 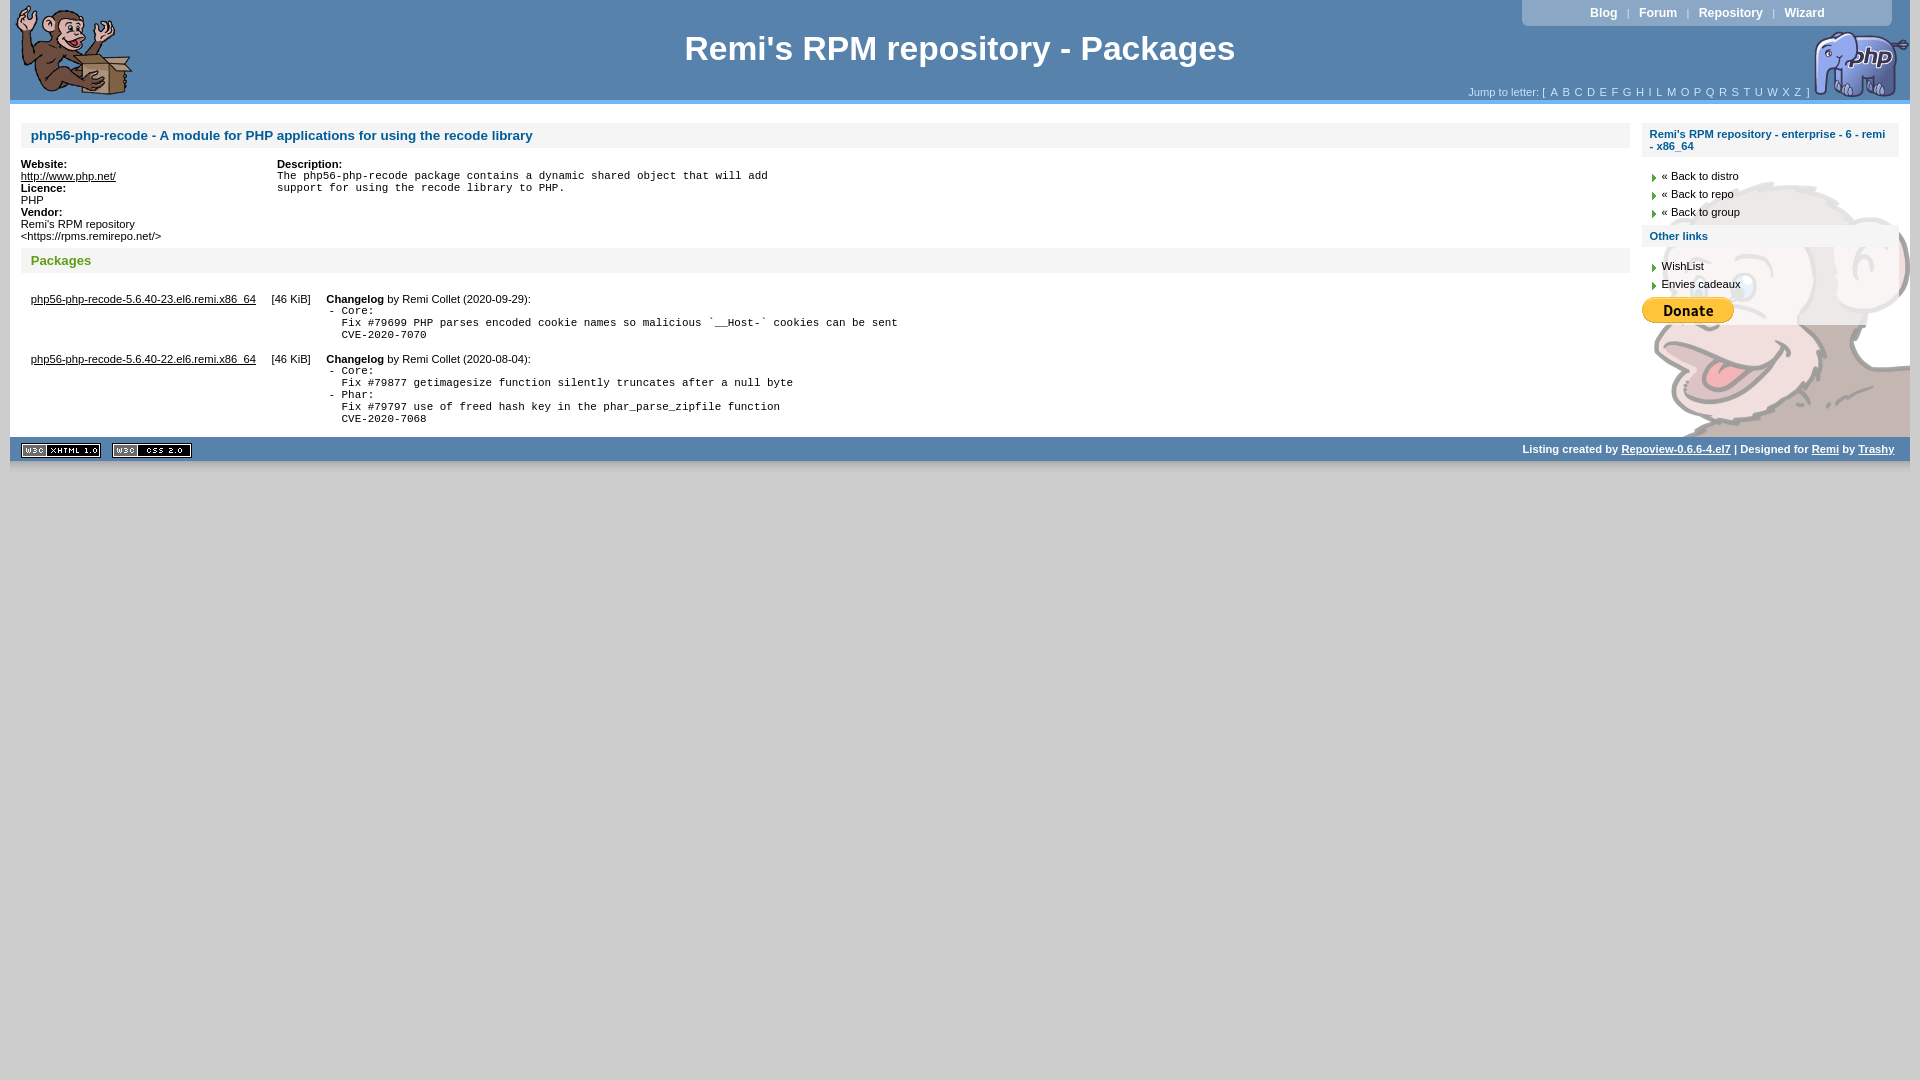 I want to click on 'F', so click(x=1608, y=92).